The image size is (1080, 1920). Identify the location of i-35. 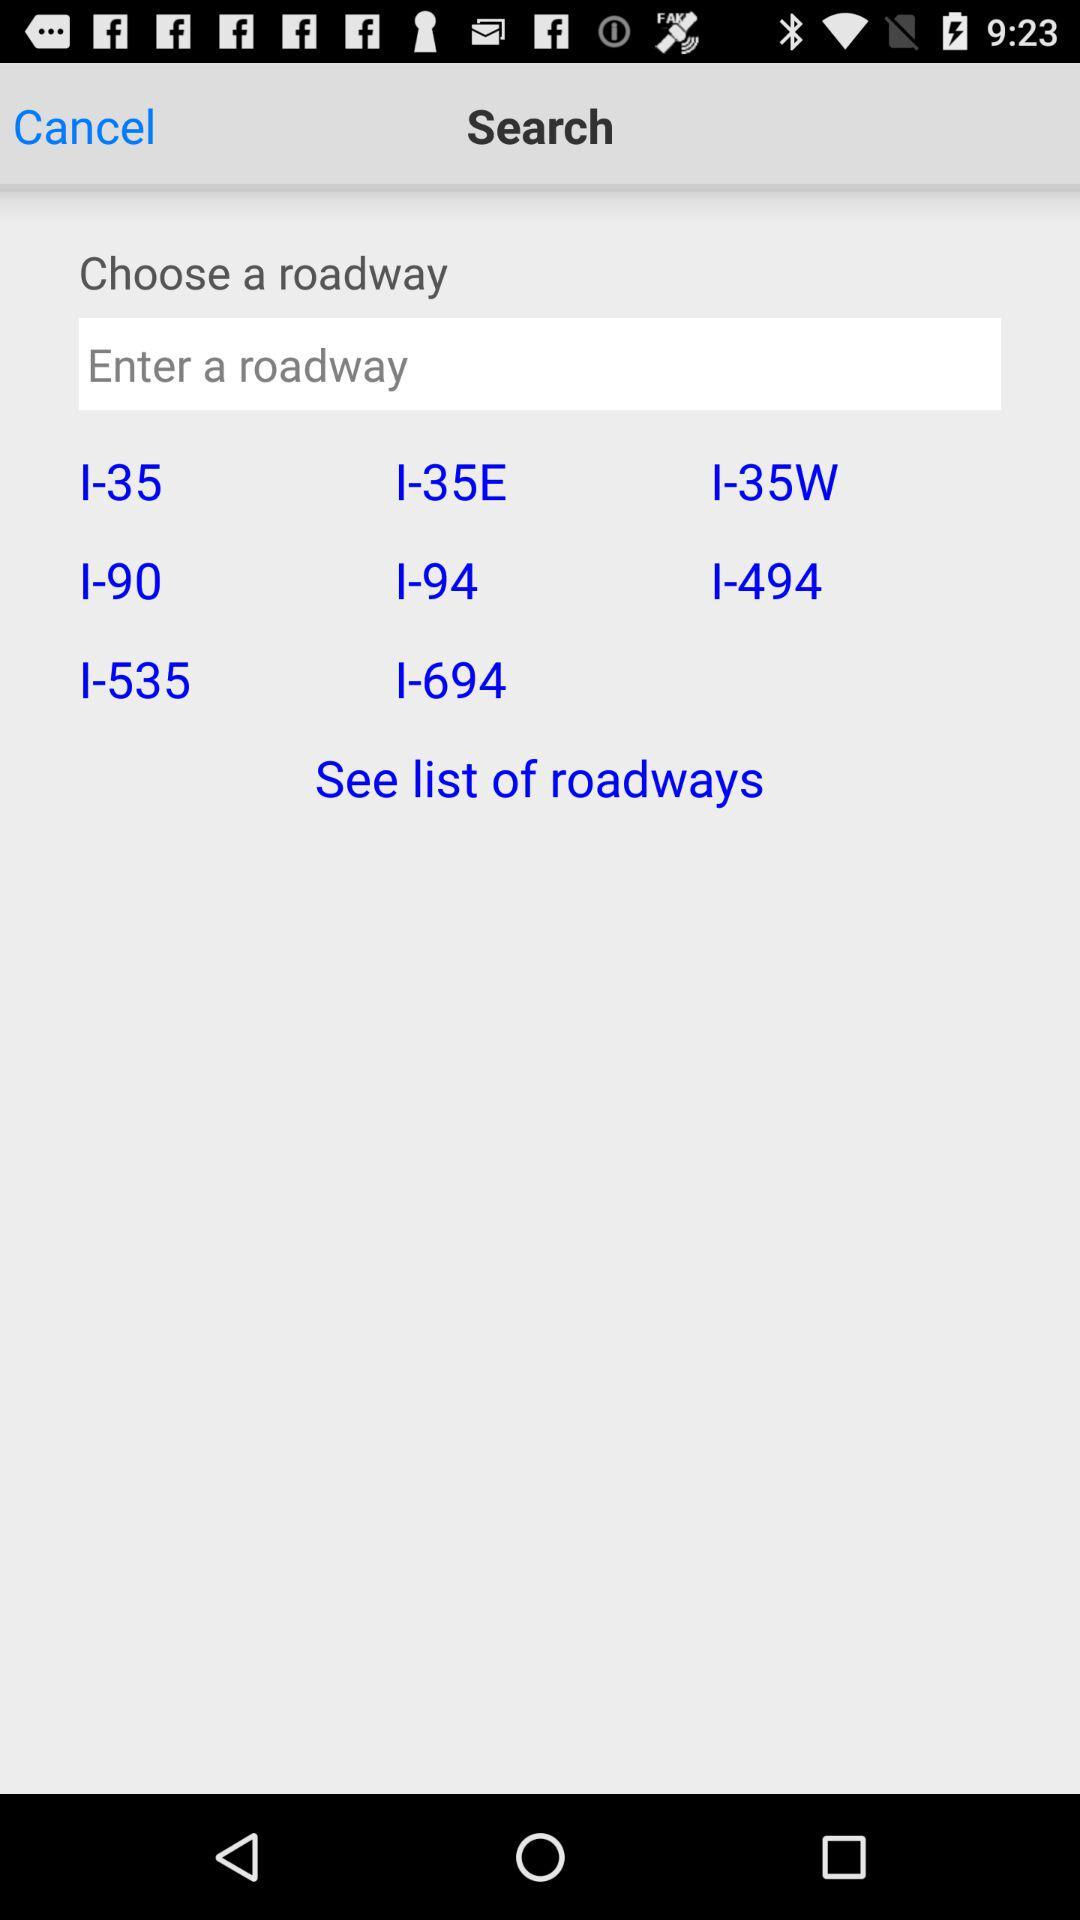
(223, 480).